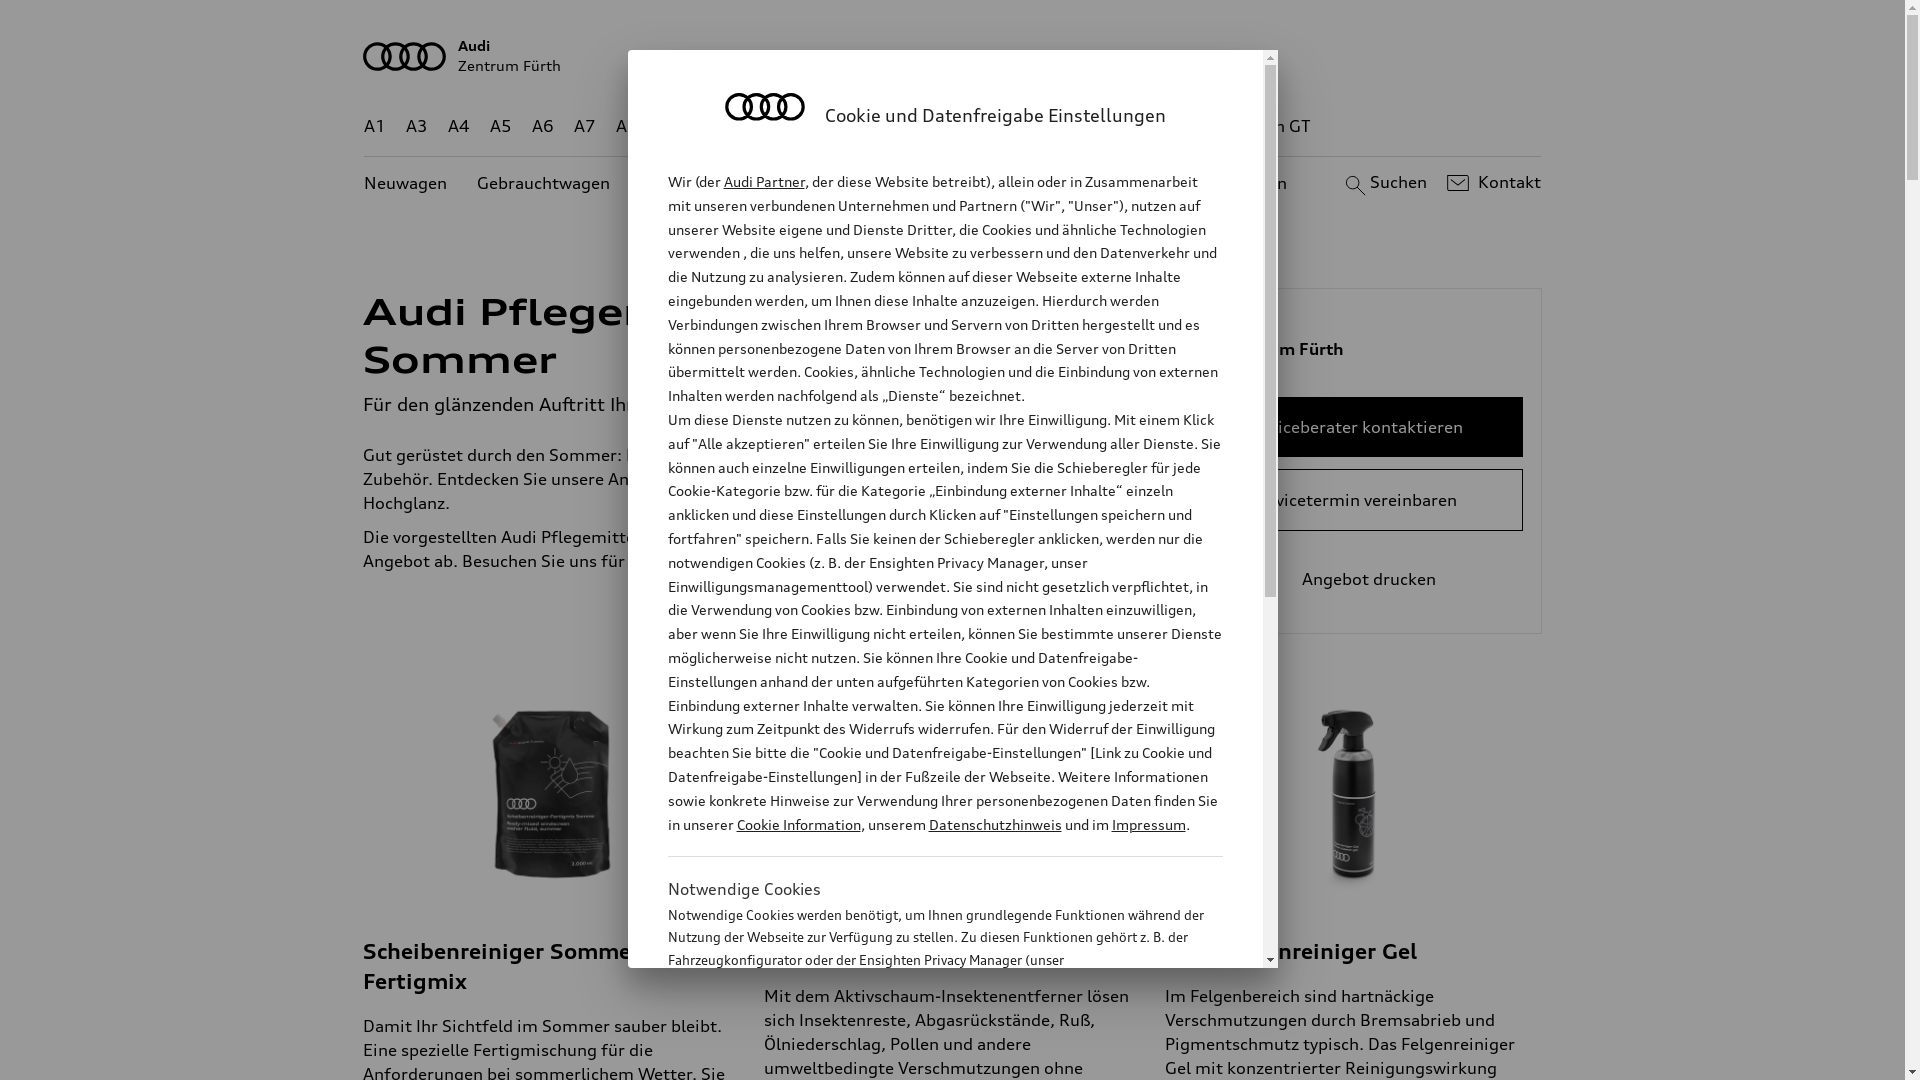 The image size is (1920, 1080). What do you see at coordinates (1007, 126) in the screenshot?
I see `'Q8 e-tron'` at bounding box center [1007, 126].